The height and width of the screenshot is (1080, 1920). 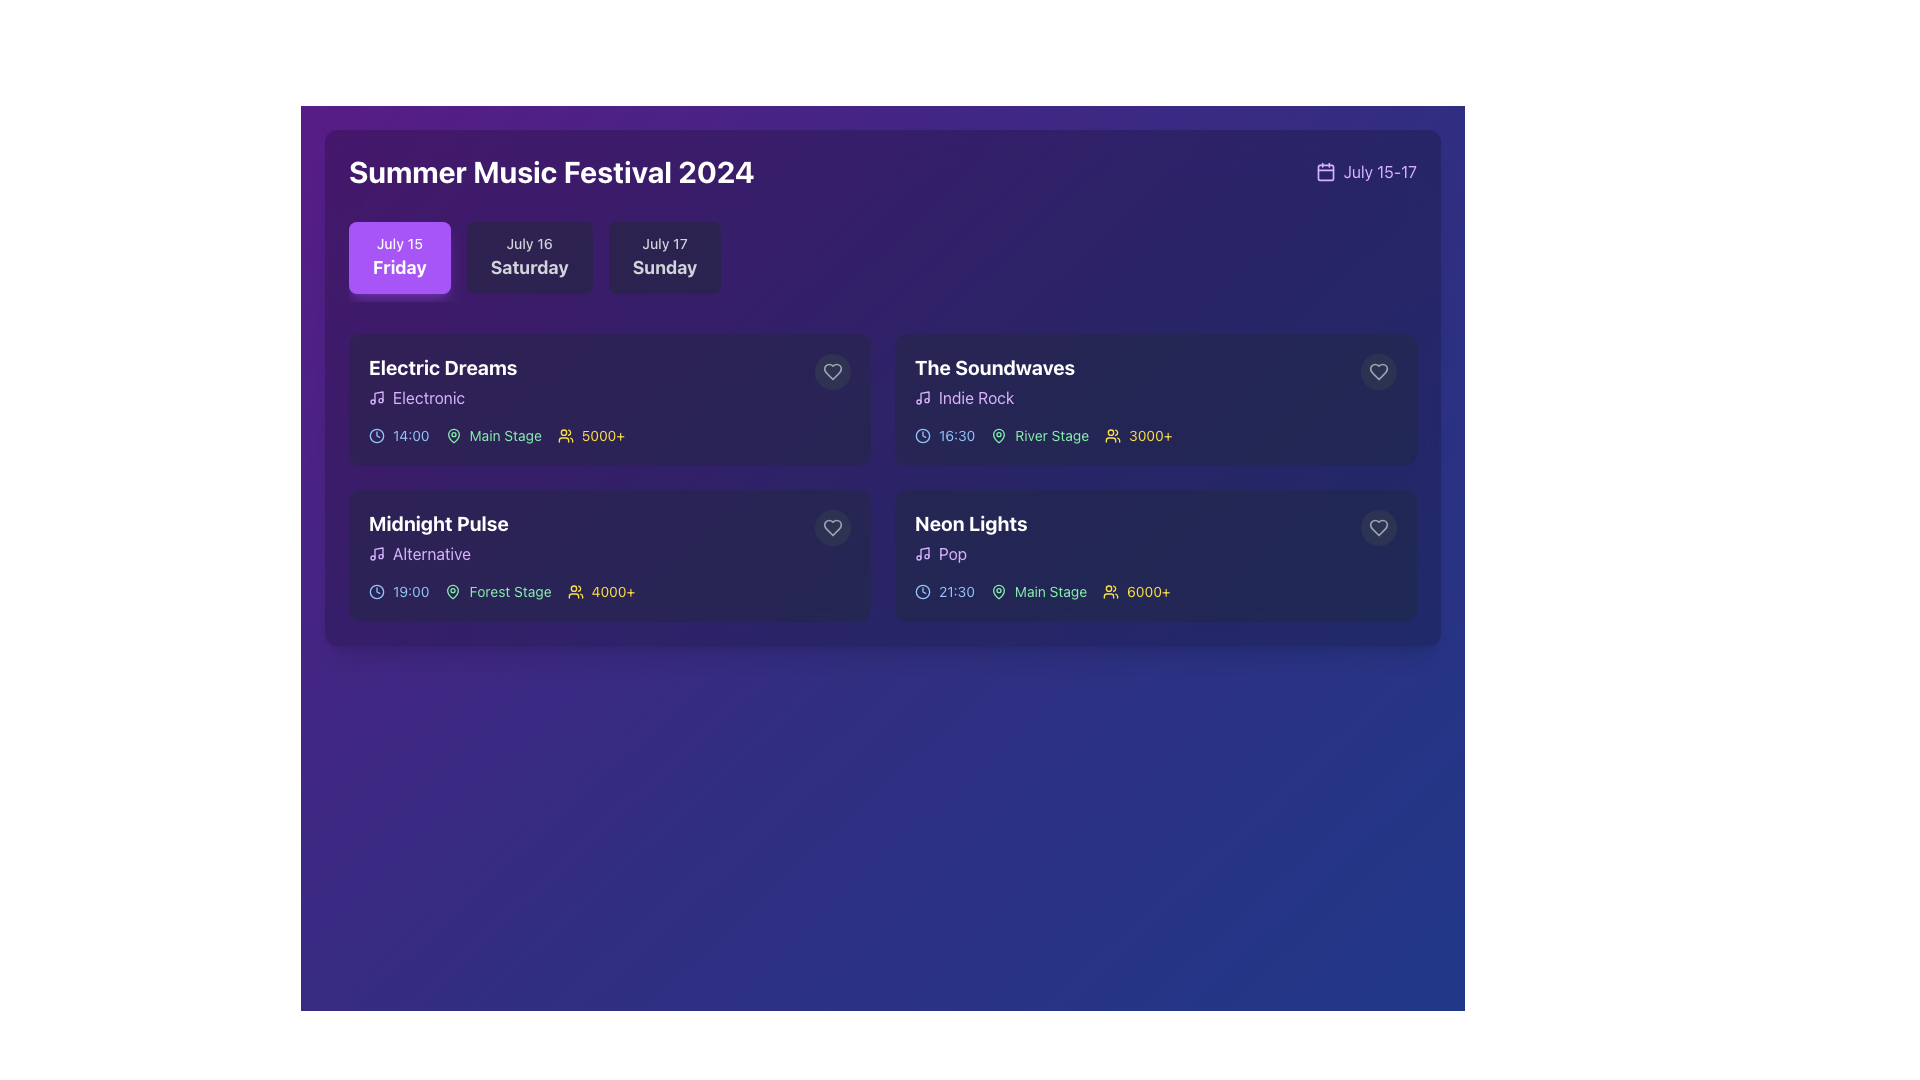 What do you see at coordinates (410, 434) in the screenshot?
I see `time displayed in the light blue text label '14:00' located on the left side of the 'Electric Dreams' event card, next to the clock icon` at bounding box center [410, 434].